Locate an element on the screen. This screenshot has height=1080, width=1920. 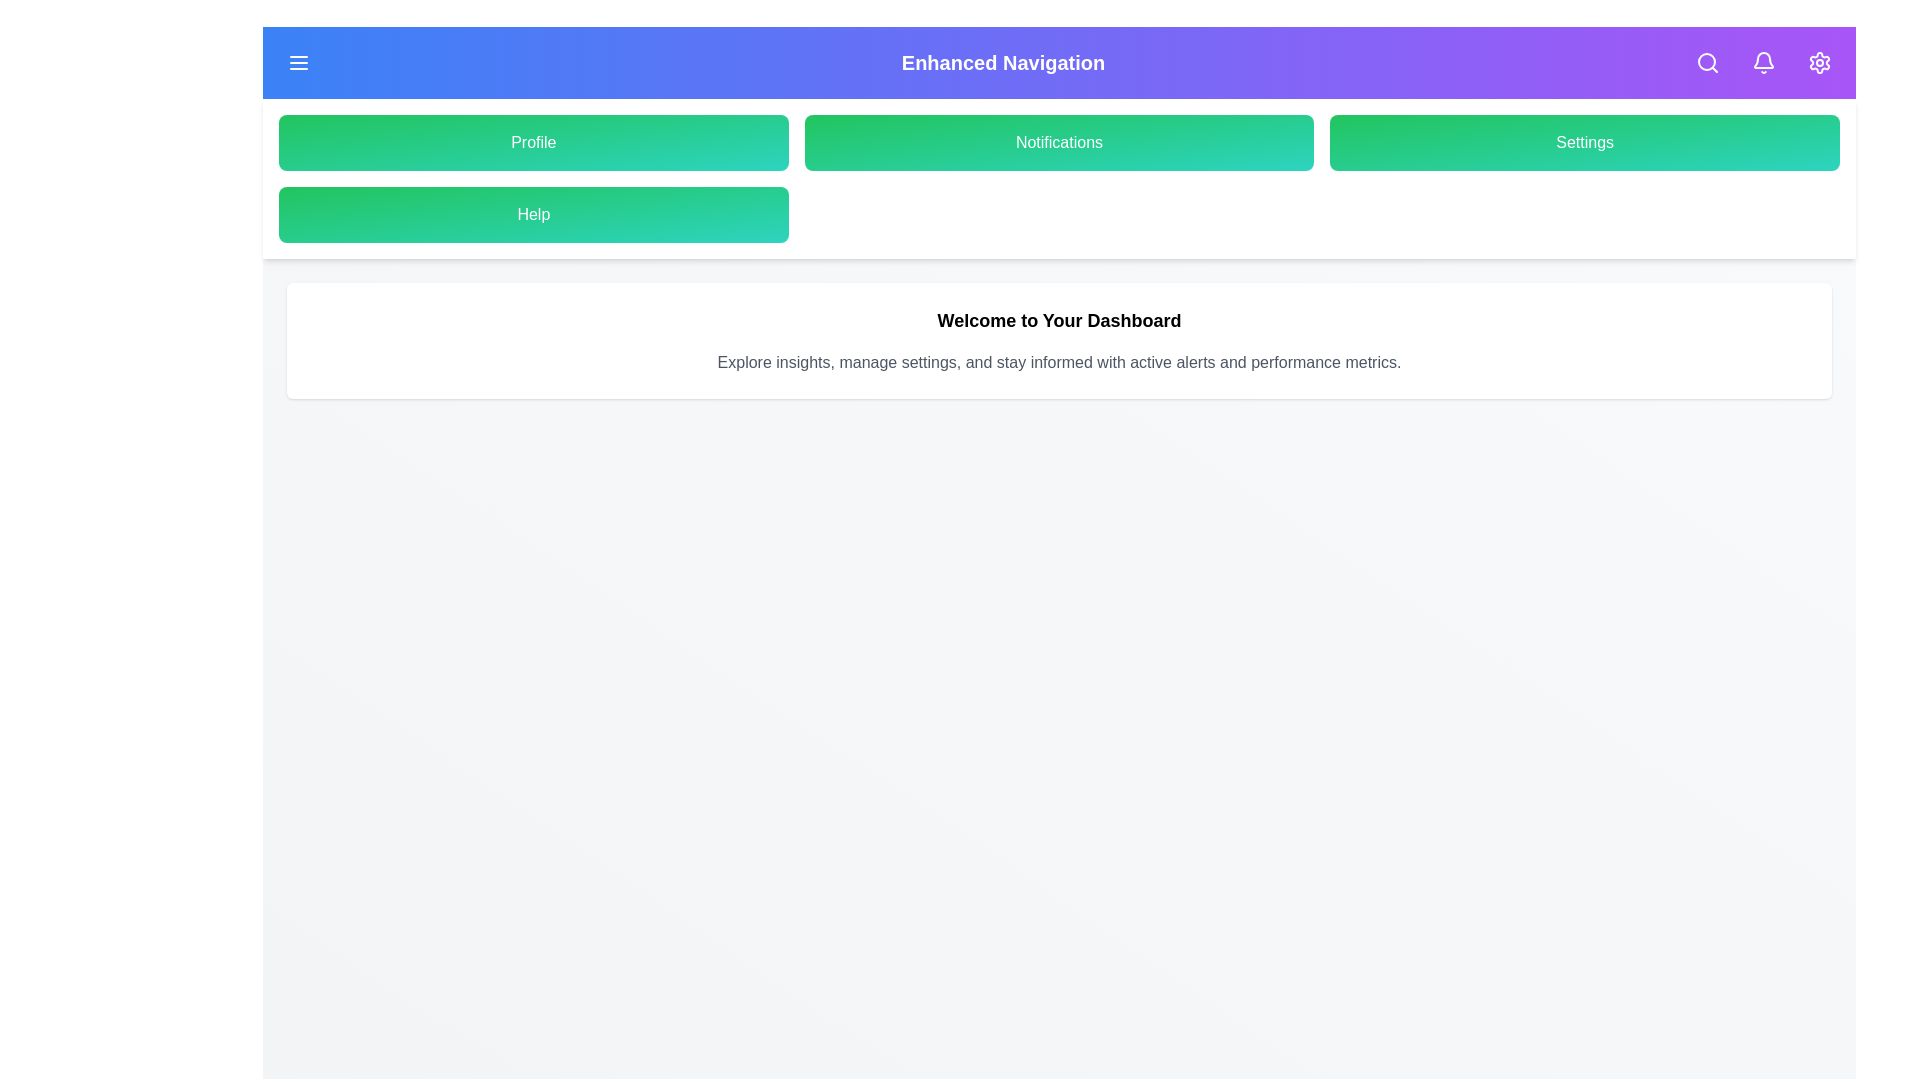
the notifications icon in the header is located at coordinates (1763, 61).